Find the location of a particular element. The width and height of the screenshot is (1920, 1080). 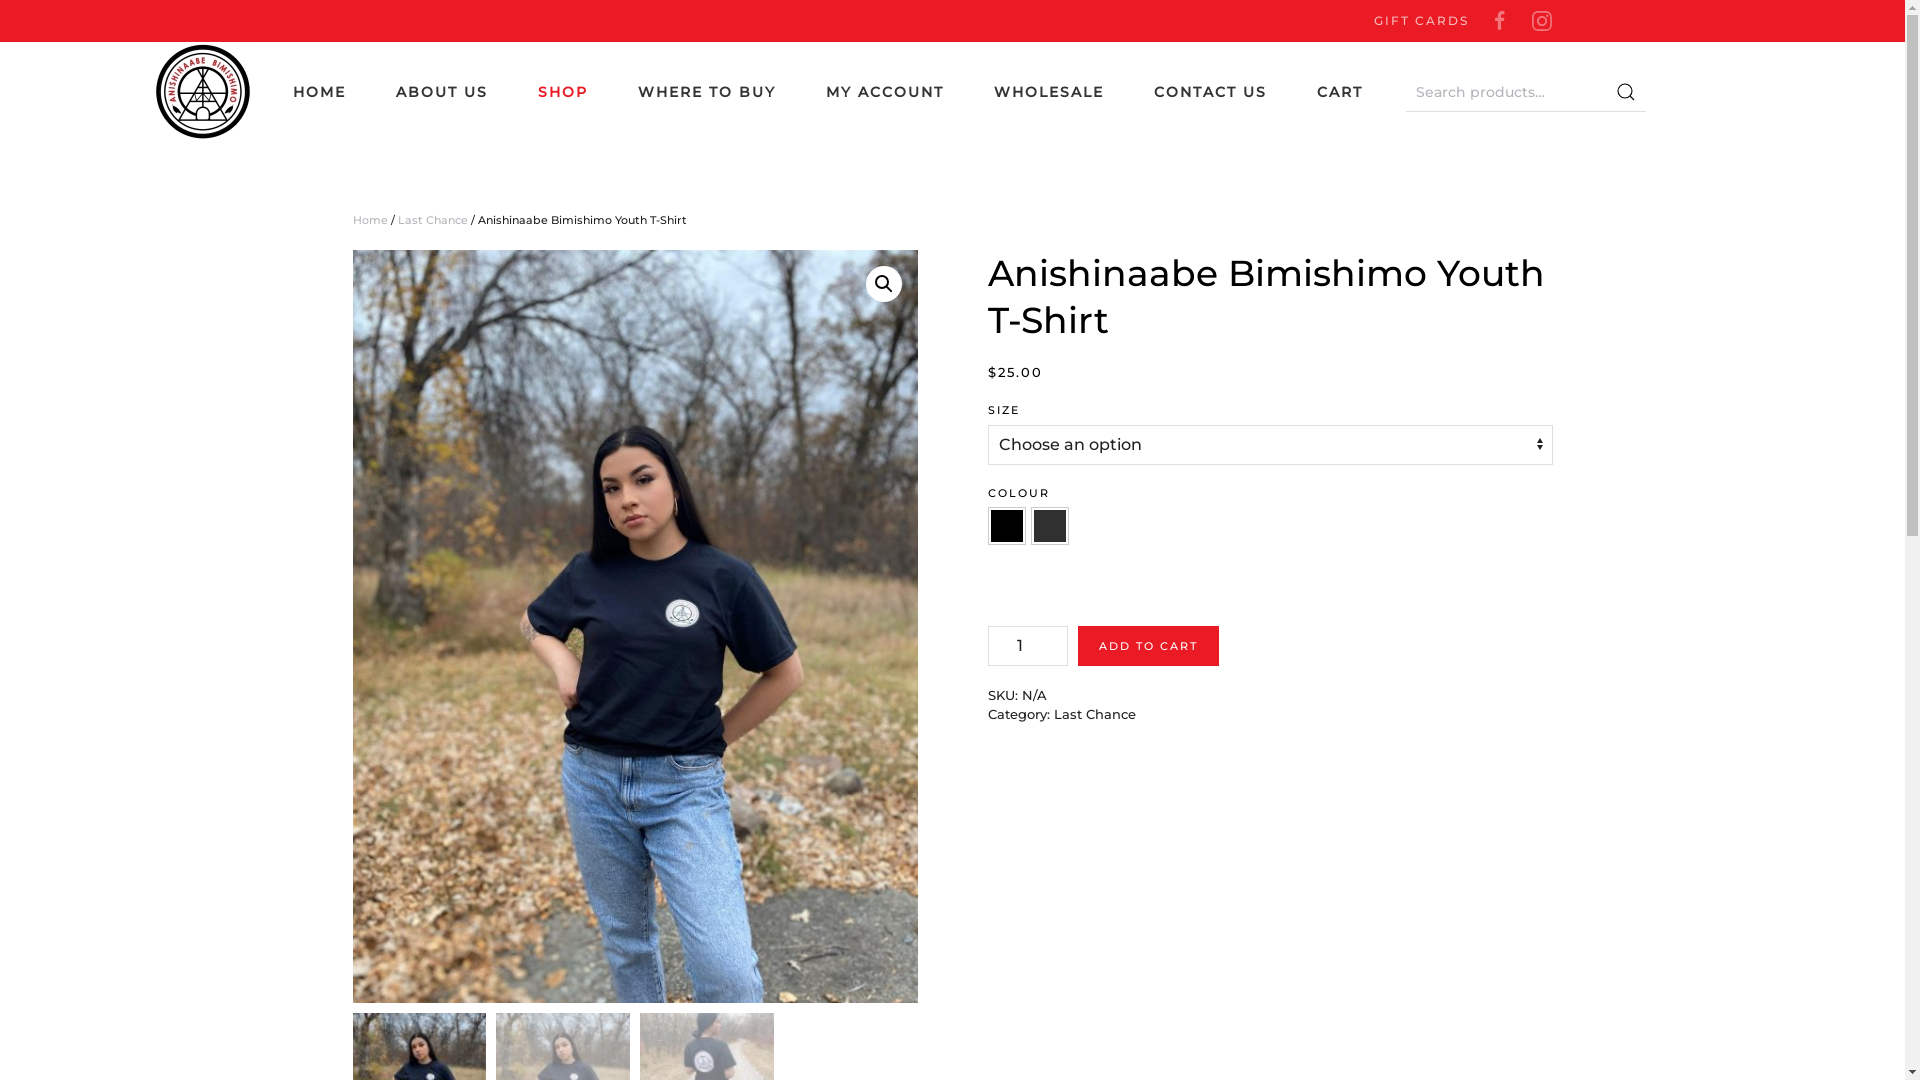

'ABOUT US' is located at coordinates (440, 92).